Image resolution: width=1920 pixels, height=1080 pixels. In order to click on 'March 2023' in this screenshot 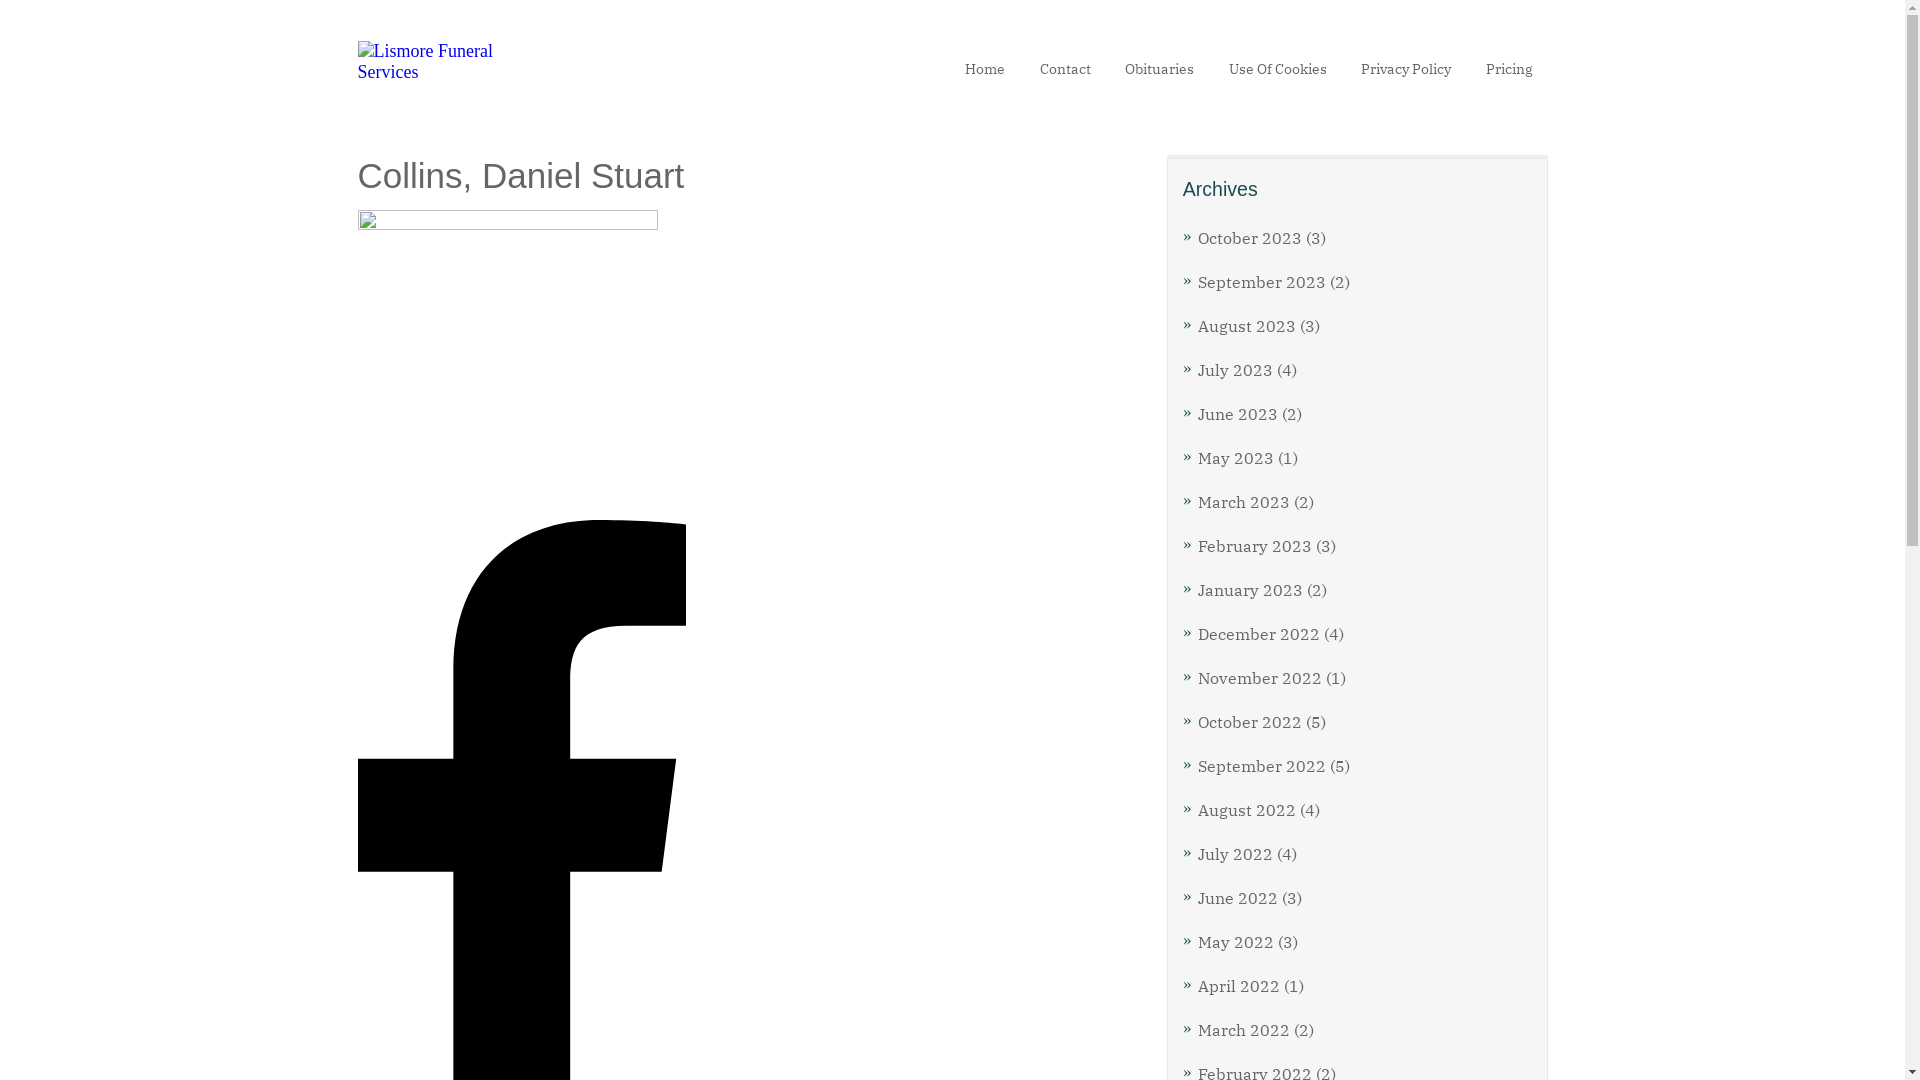, I will do `click(1242, 500)`.